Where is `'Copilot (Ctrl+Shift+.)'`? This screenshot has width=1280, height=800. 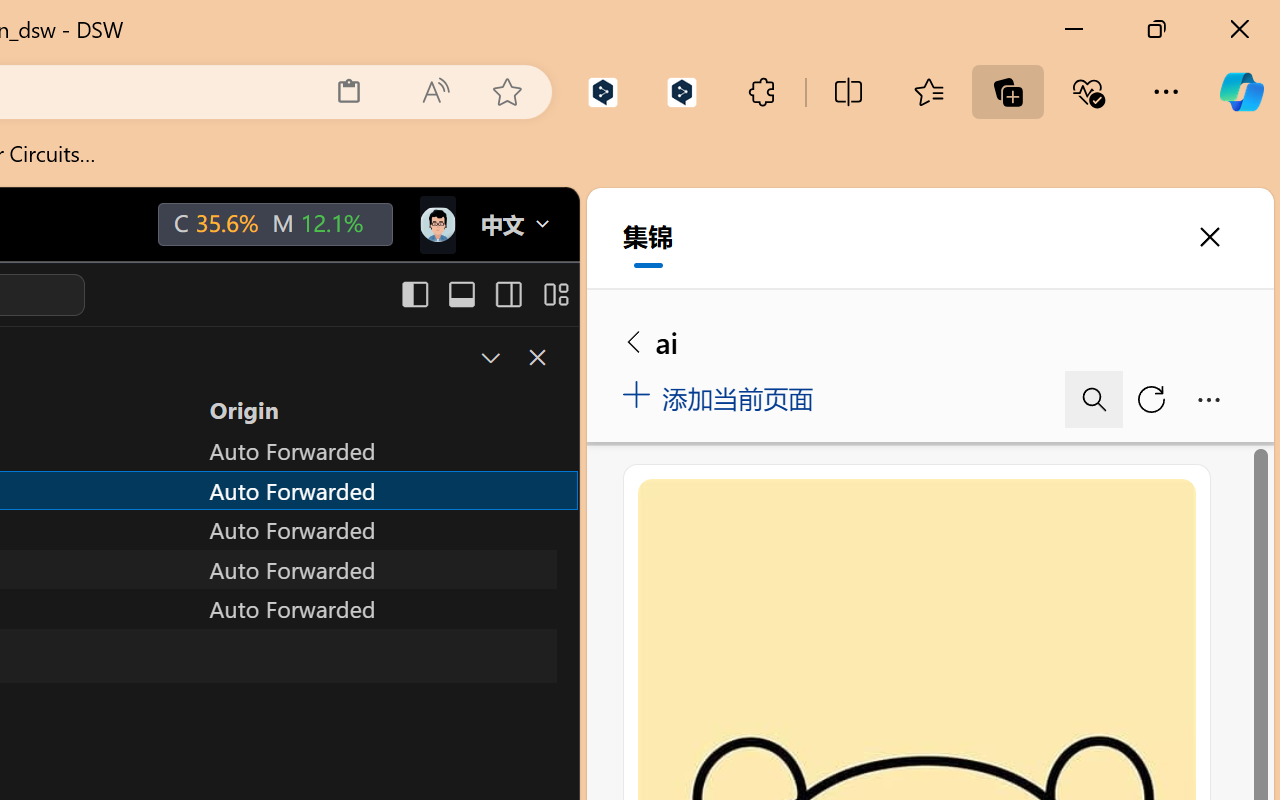 'Copilot (Ctrl+Shift+.)' is located at coordinates (1240, 91).